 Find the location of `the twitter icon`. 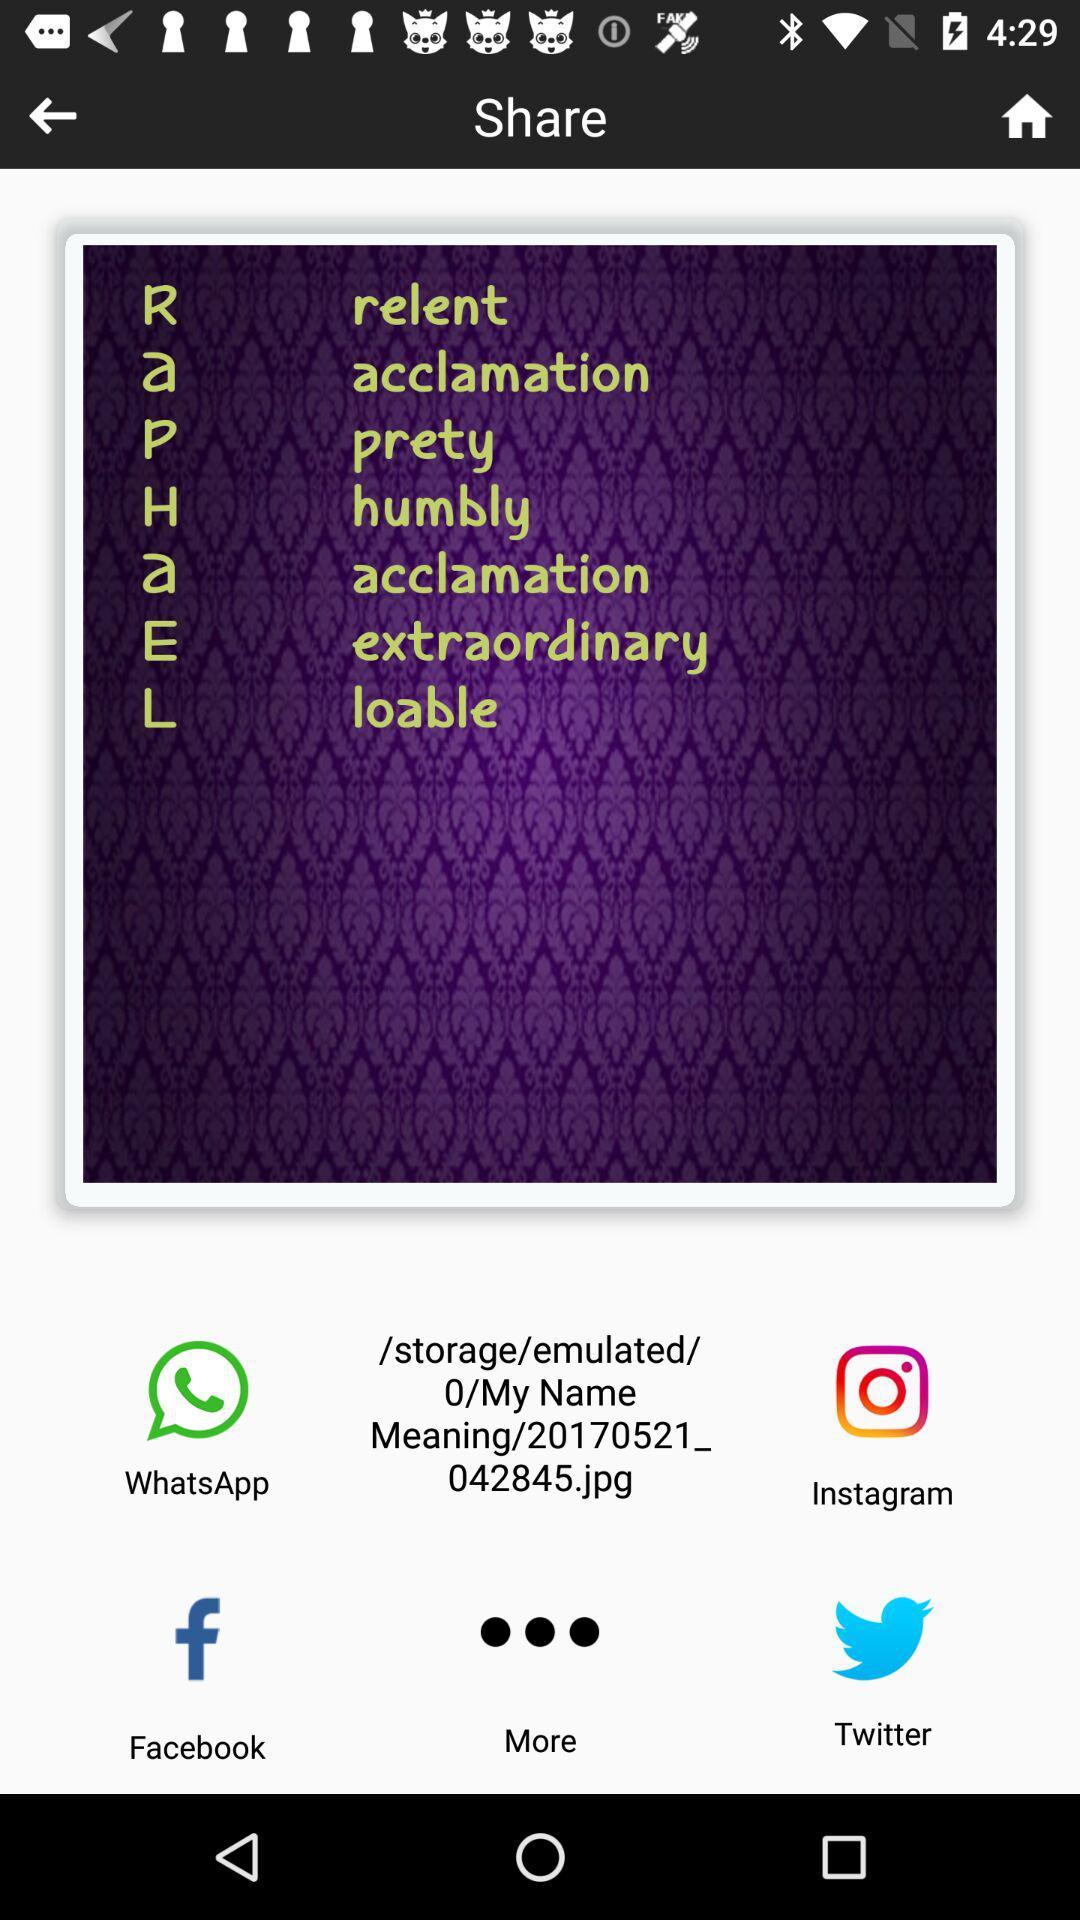

the twitter icon is located at coordinates (881, 1638).